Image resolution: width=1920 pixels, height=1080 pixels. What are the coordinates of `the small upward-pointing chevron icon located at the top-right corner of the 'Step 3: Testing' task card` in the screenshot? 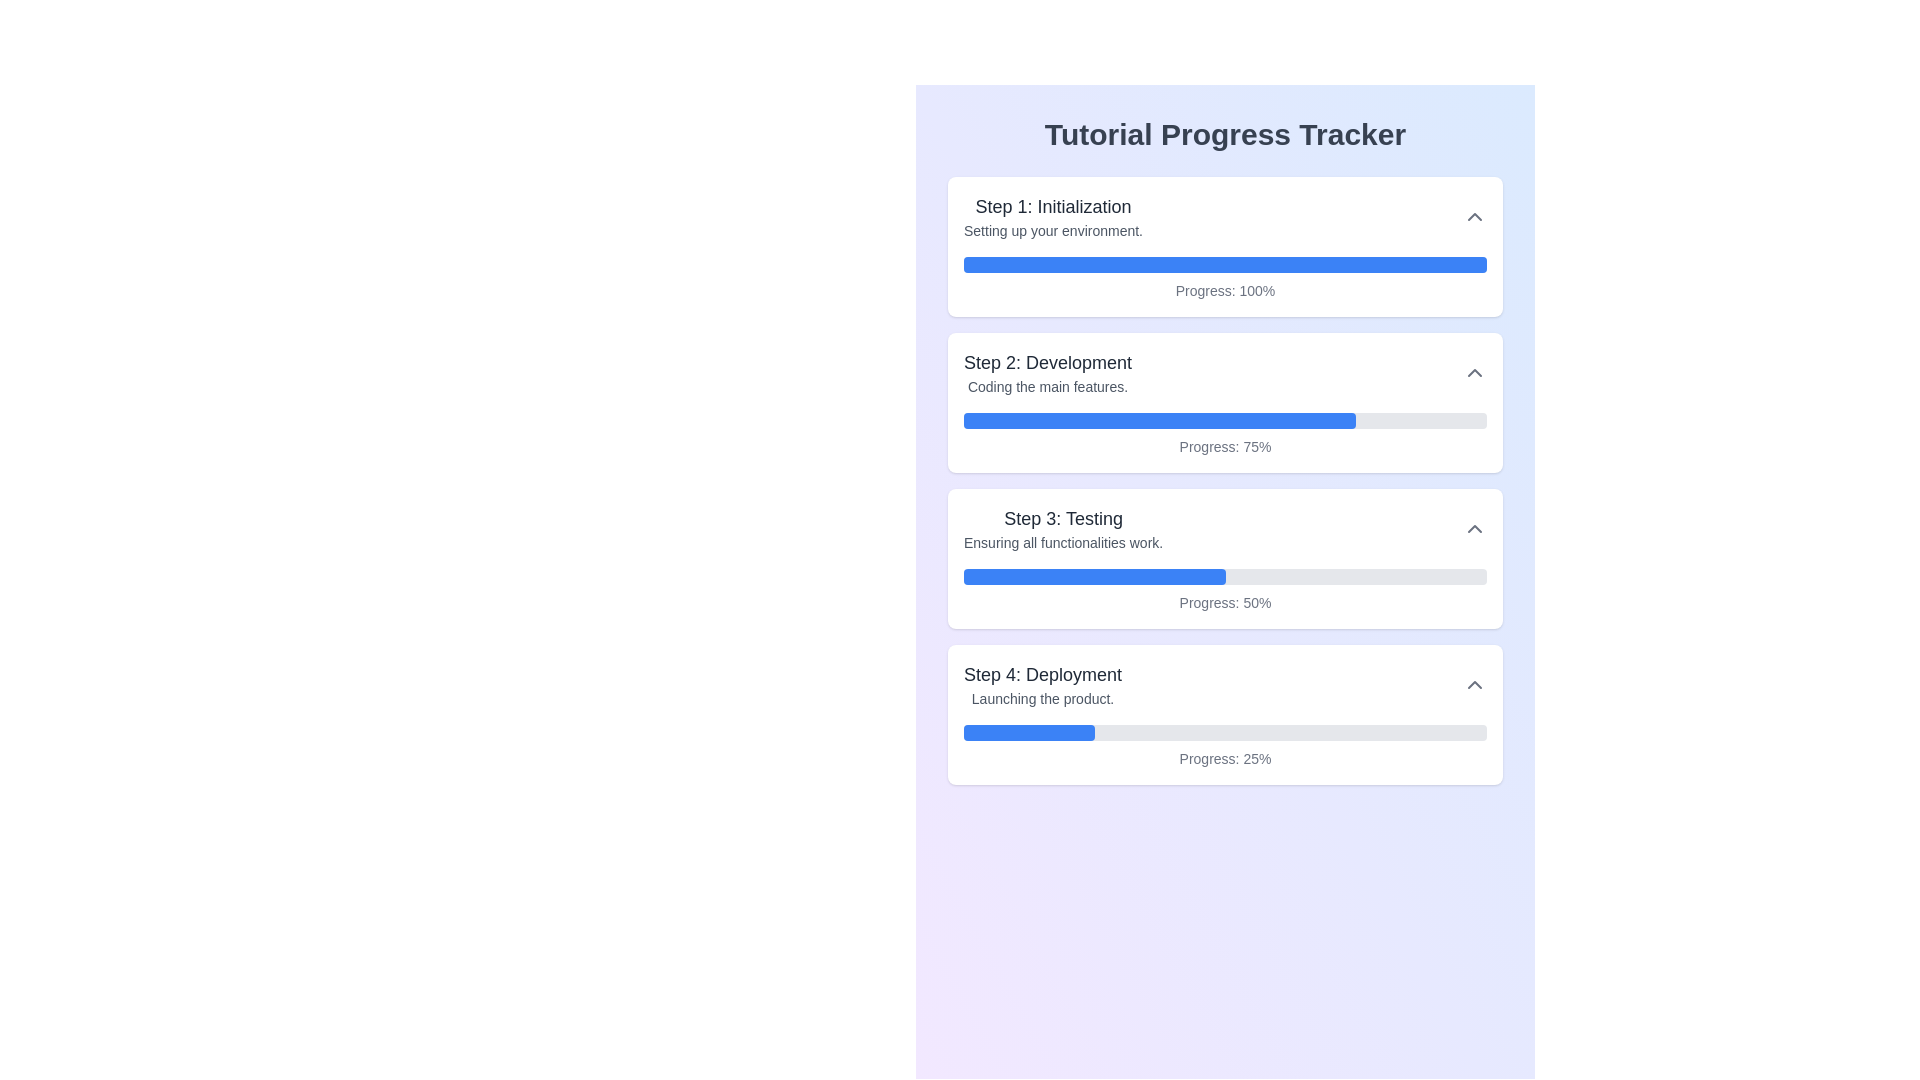 It's located at (1474, 527).